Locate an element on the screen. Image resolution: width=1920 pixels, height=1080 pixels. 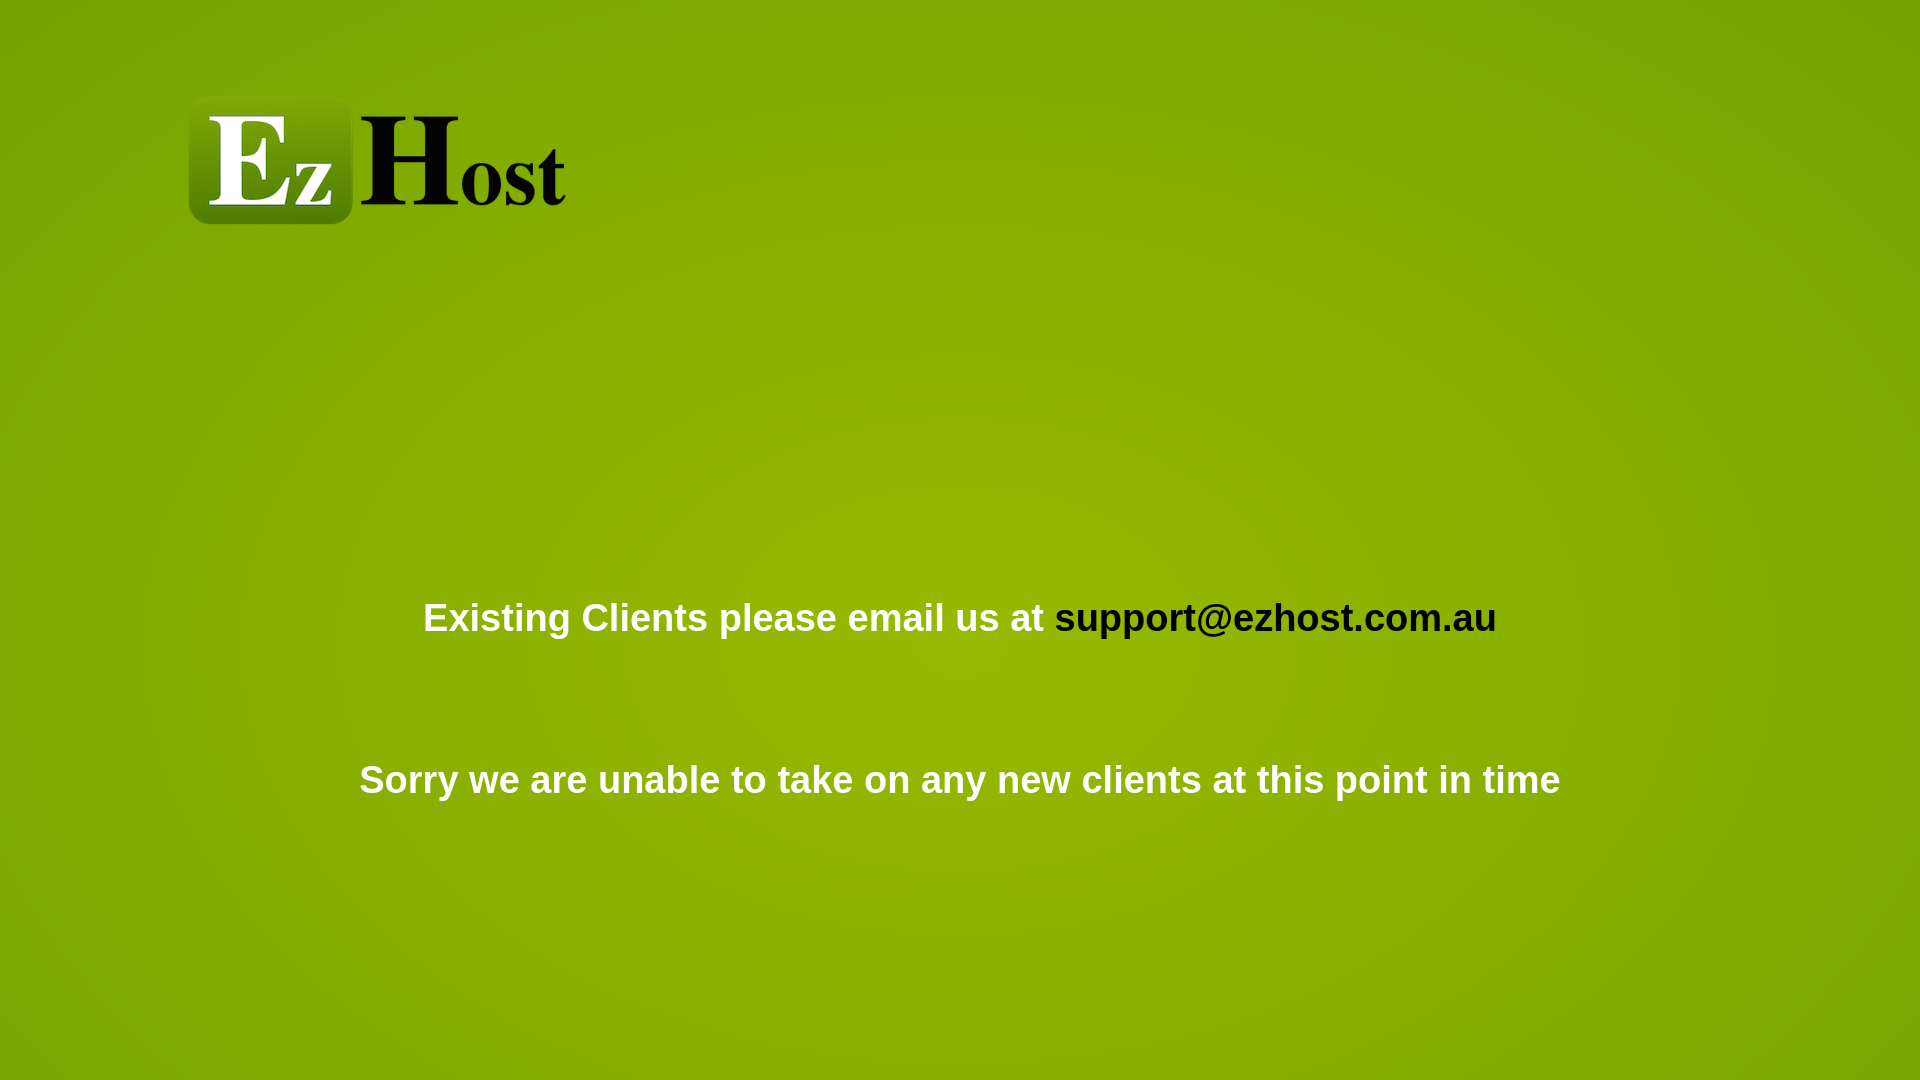
'support@ezhost.com.au' is located at coordinates (1275, 616).